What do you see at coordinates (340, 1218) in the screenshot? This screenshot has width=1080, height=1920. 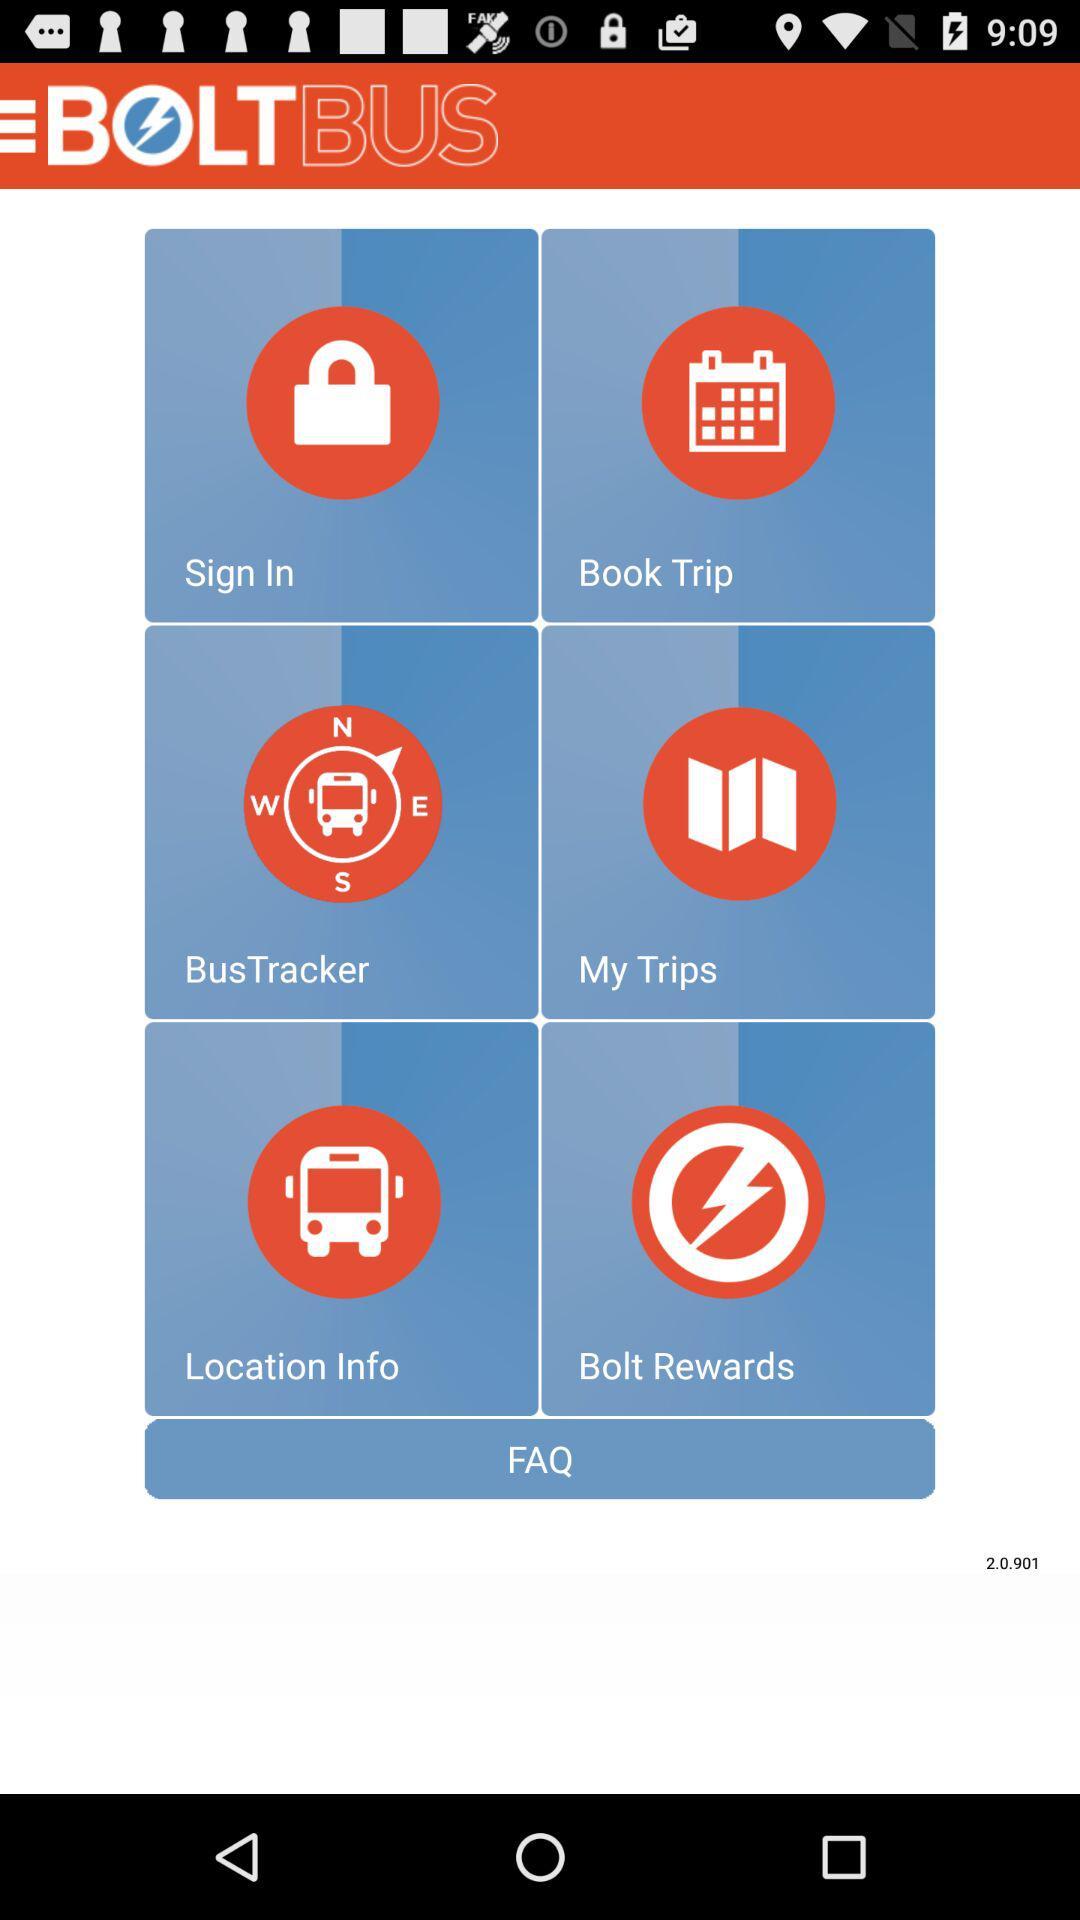 I see `the item above the faq icon` at bounding box center [340, 1218].